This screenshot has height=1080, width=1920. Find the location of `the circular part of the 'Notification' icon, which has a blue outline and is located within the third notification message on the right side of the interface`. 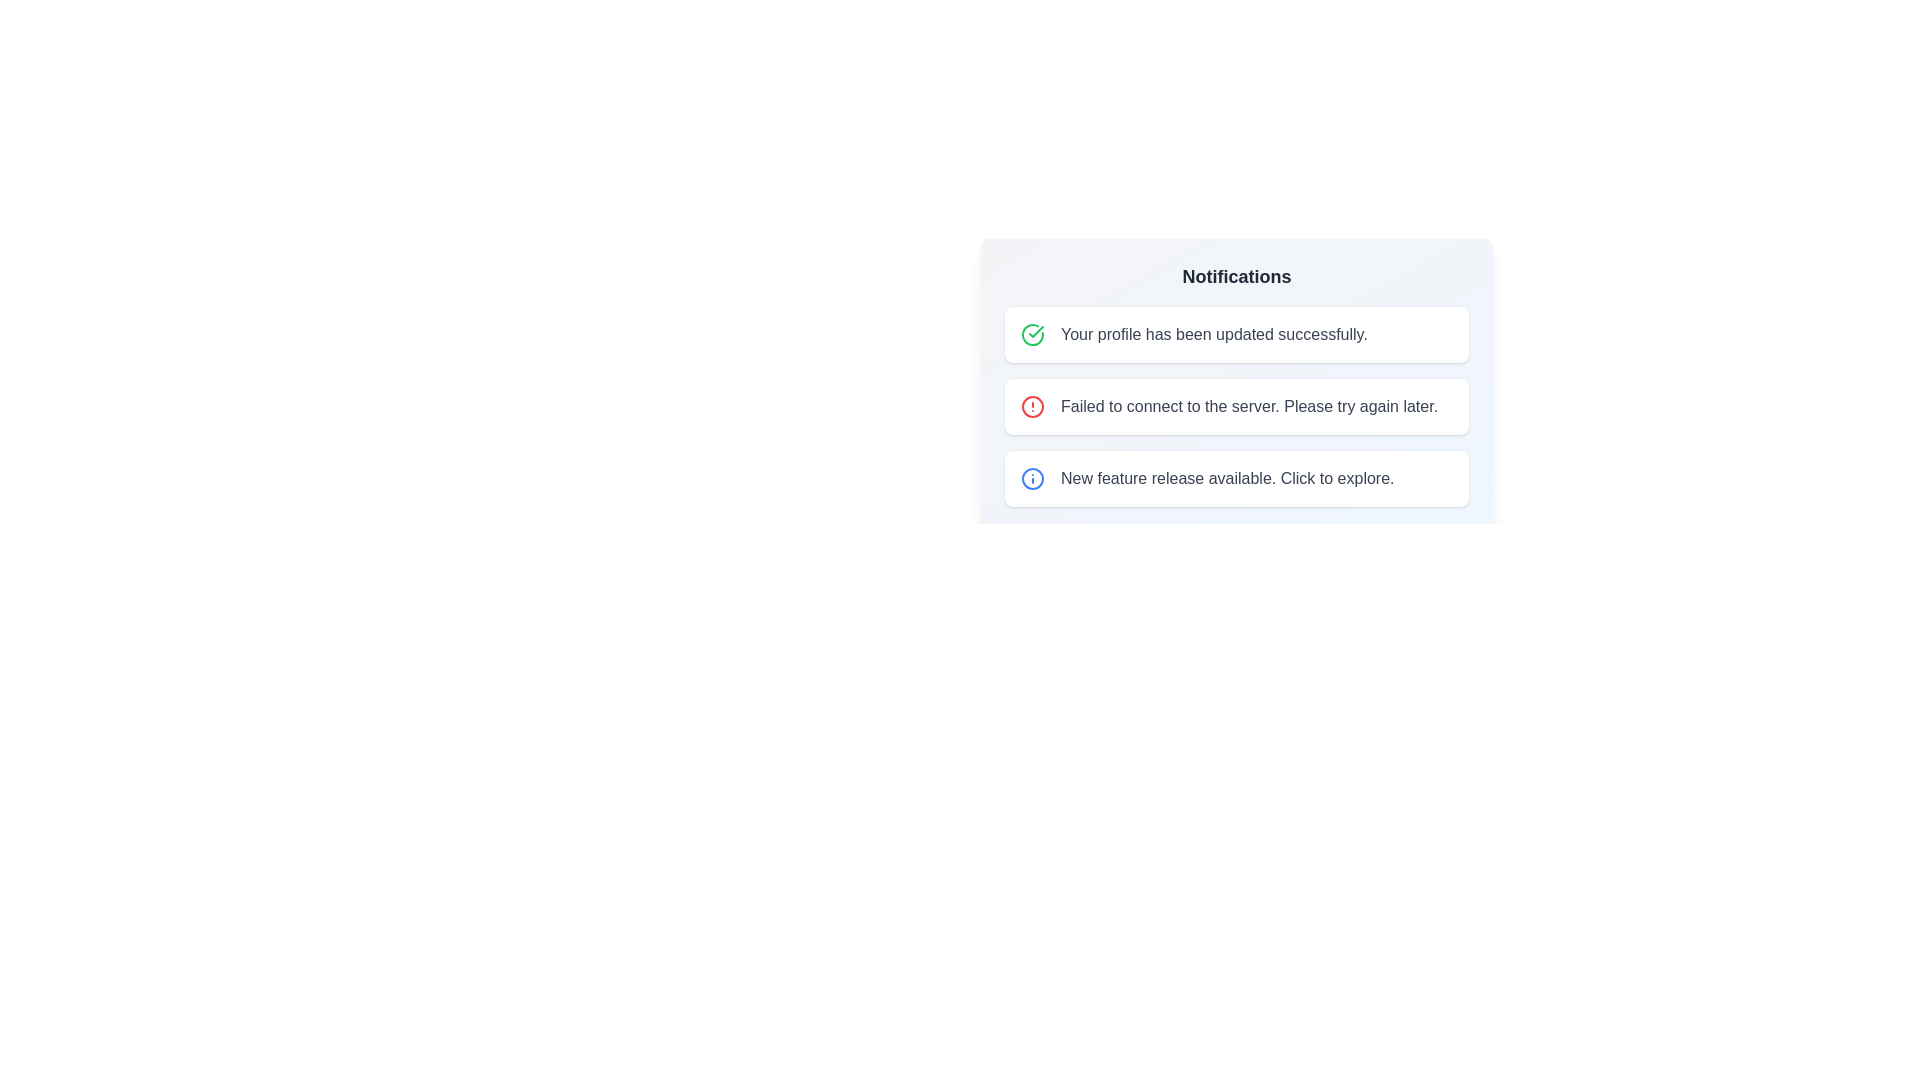

the circular part of the 'Notification' icon, which has a blue outline and is located within the third notification message on the right side of the interface is located at coordinates (1032, 478).